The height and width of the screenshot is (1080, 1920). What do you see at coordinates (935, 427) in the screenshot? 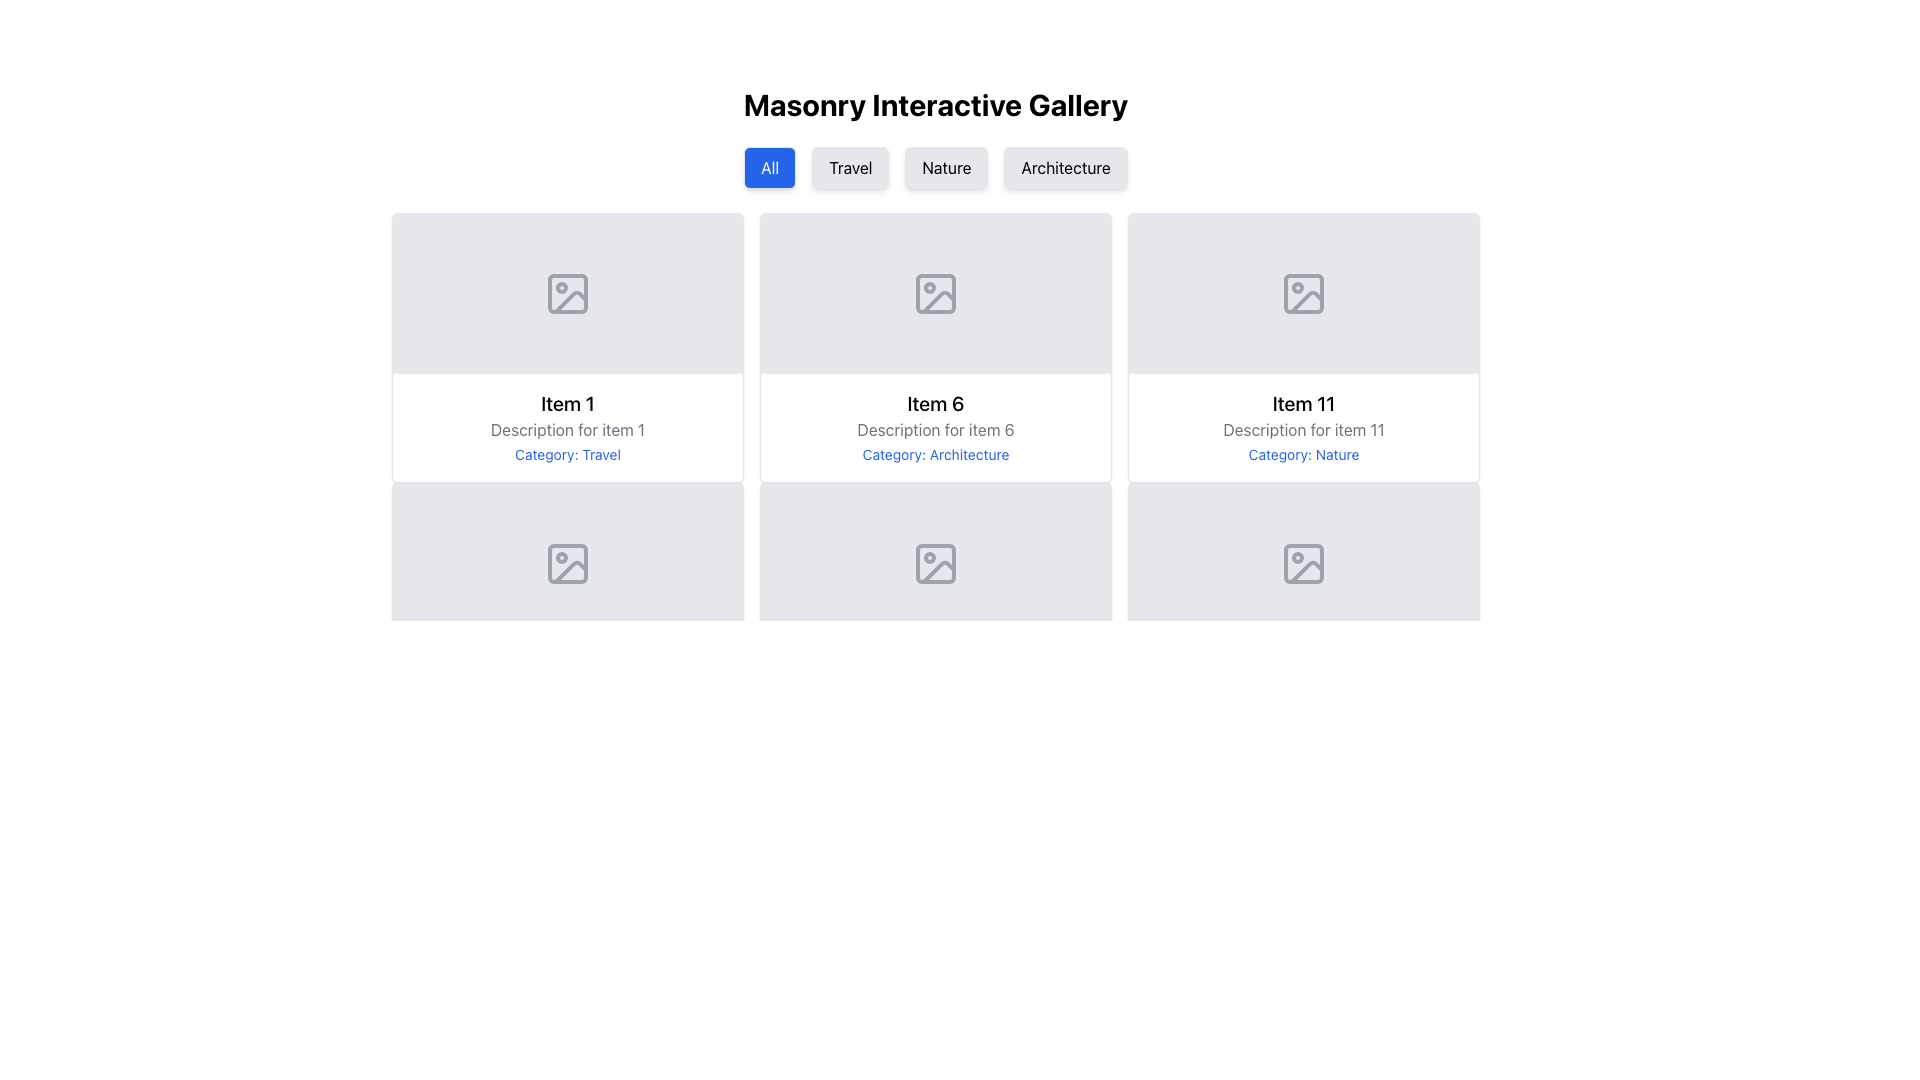
I see `the category link in the Text Display Block located in the second row, second column of the masonry-style layout` at bounding box center [935, 427].